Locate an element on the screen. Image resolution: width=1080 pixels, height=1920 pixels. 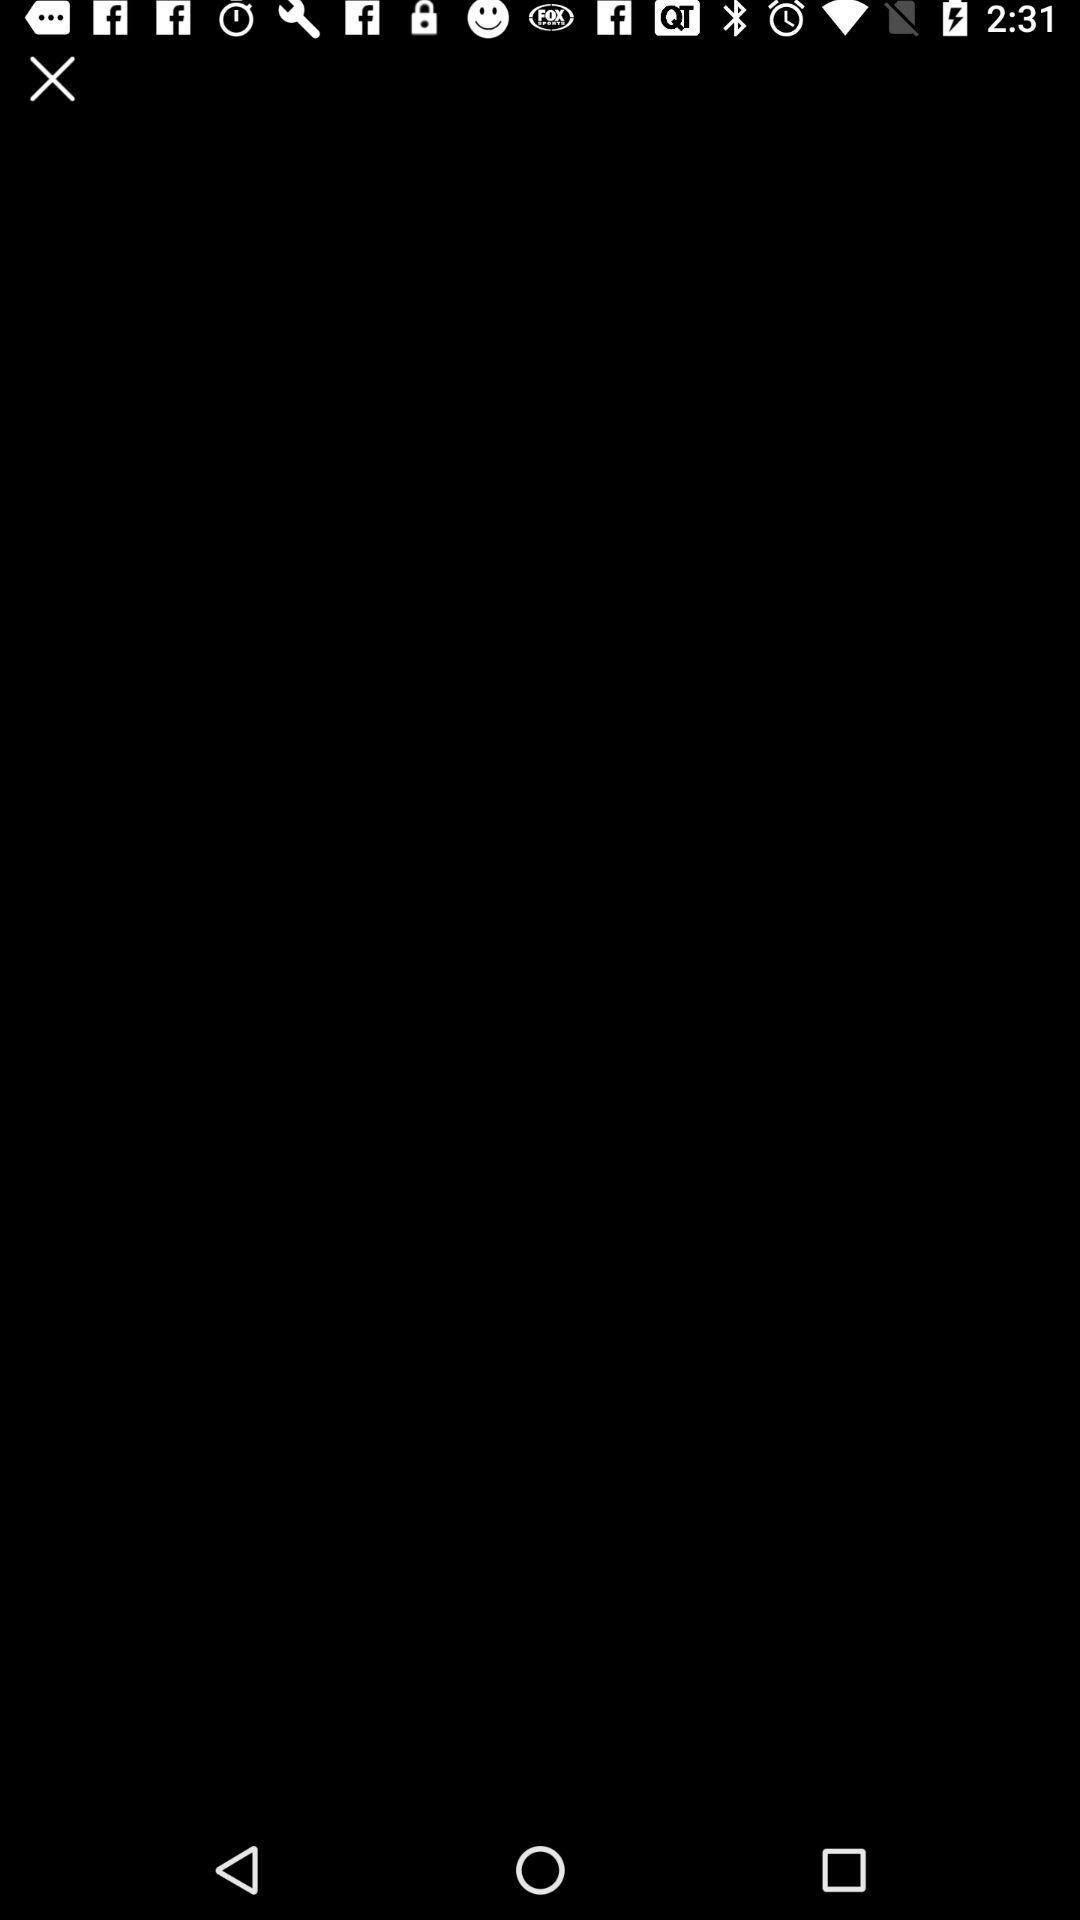
switch on the close is located at coordinates (51, 78).